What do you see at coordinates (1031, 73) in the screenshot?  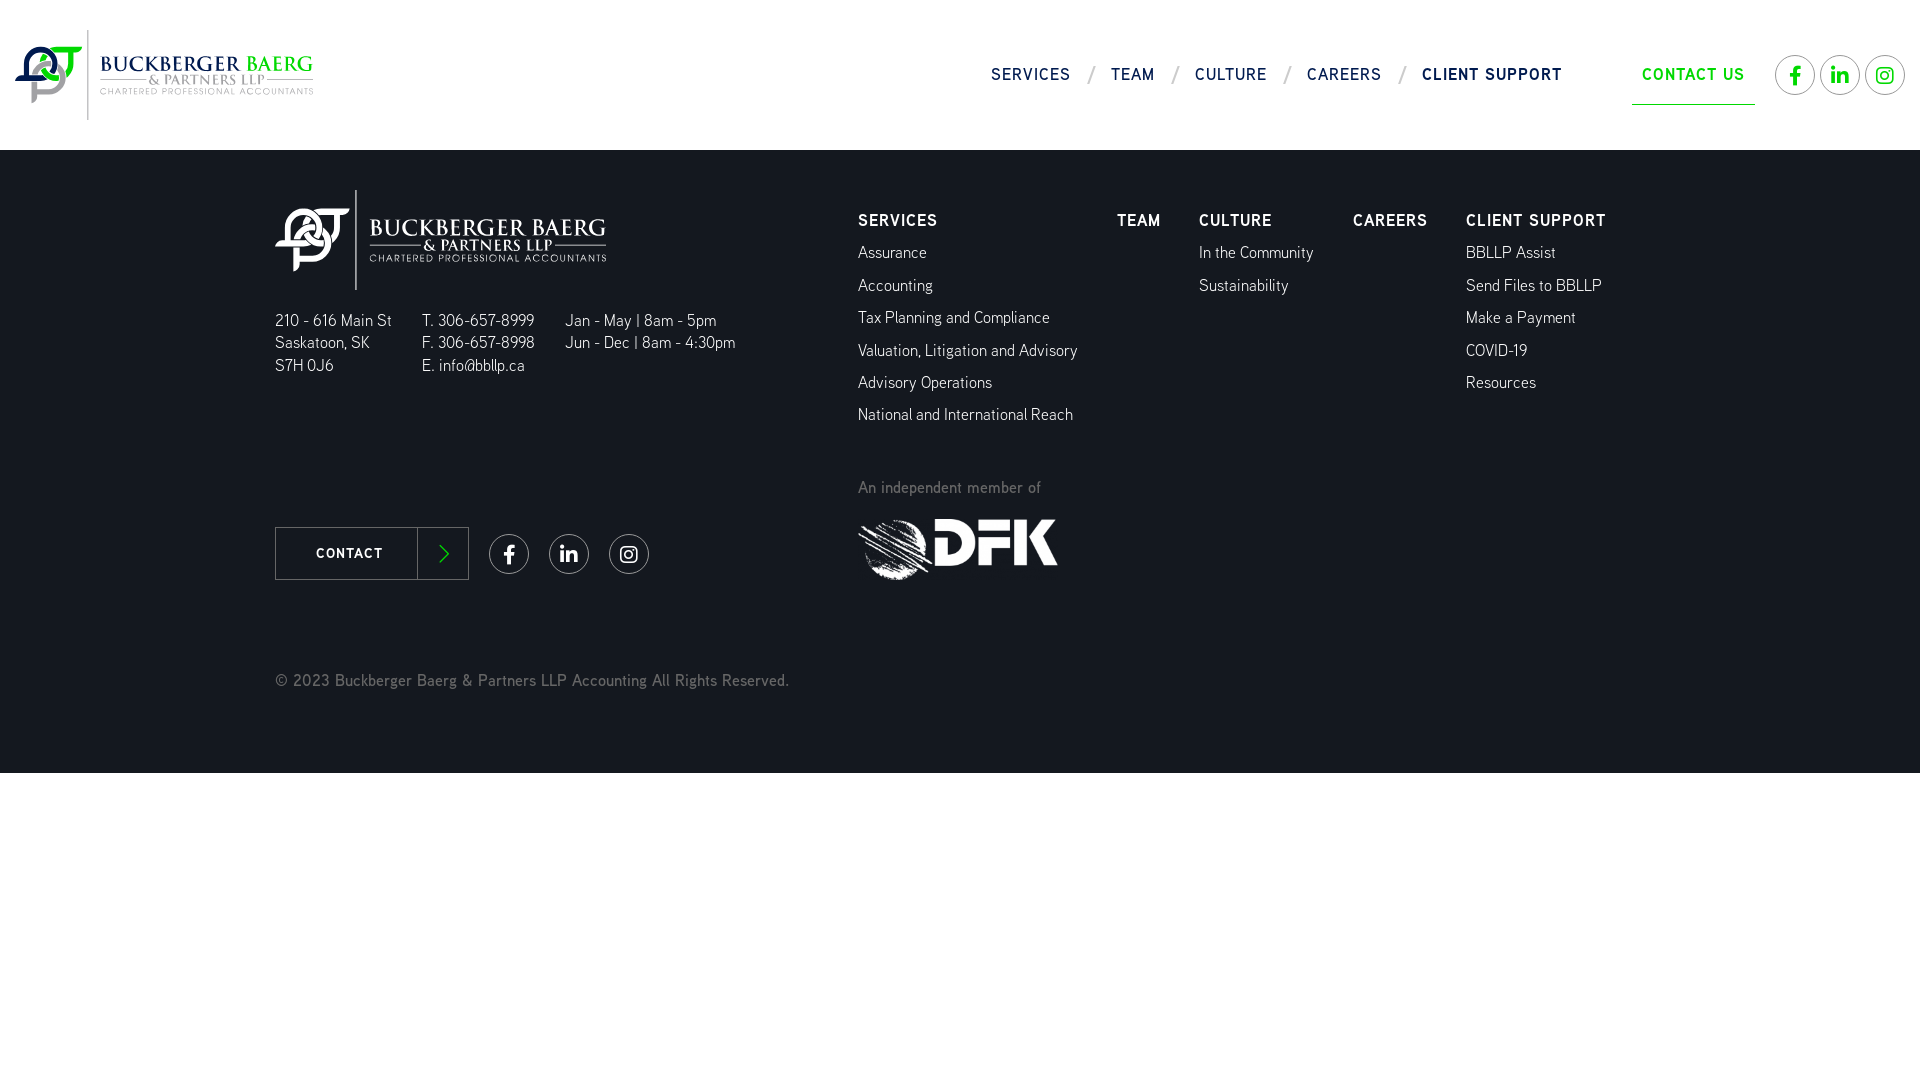 I see `'SERVICES'` at bounding box center [1031, 73].